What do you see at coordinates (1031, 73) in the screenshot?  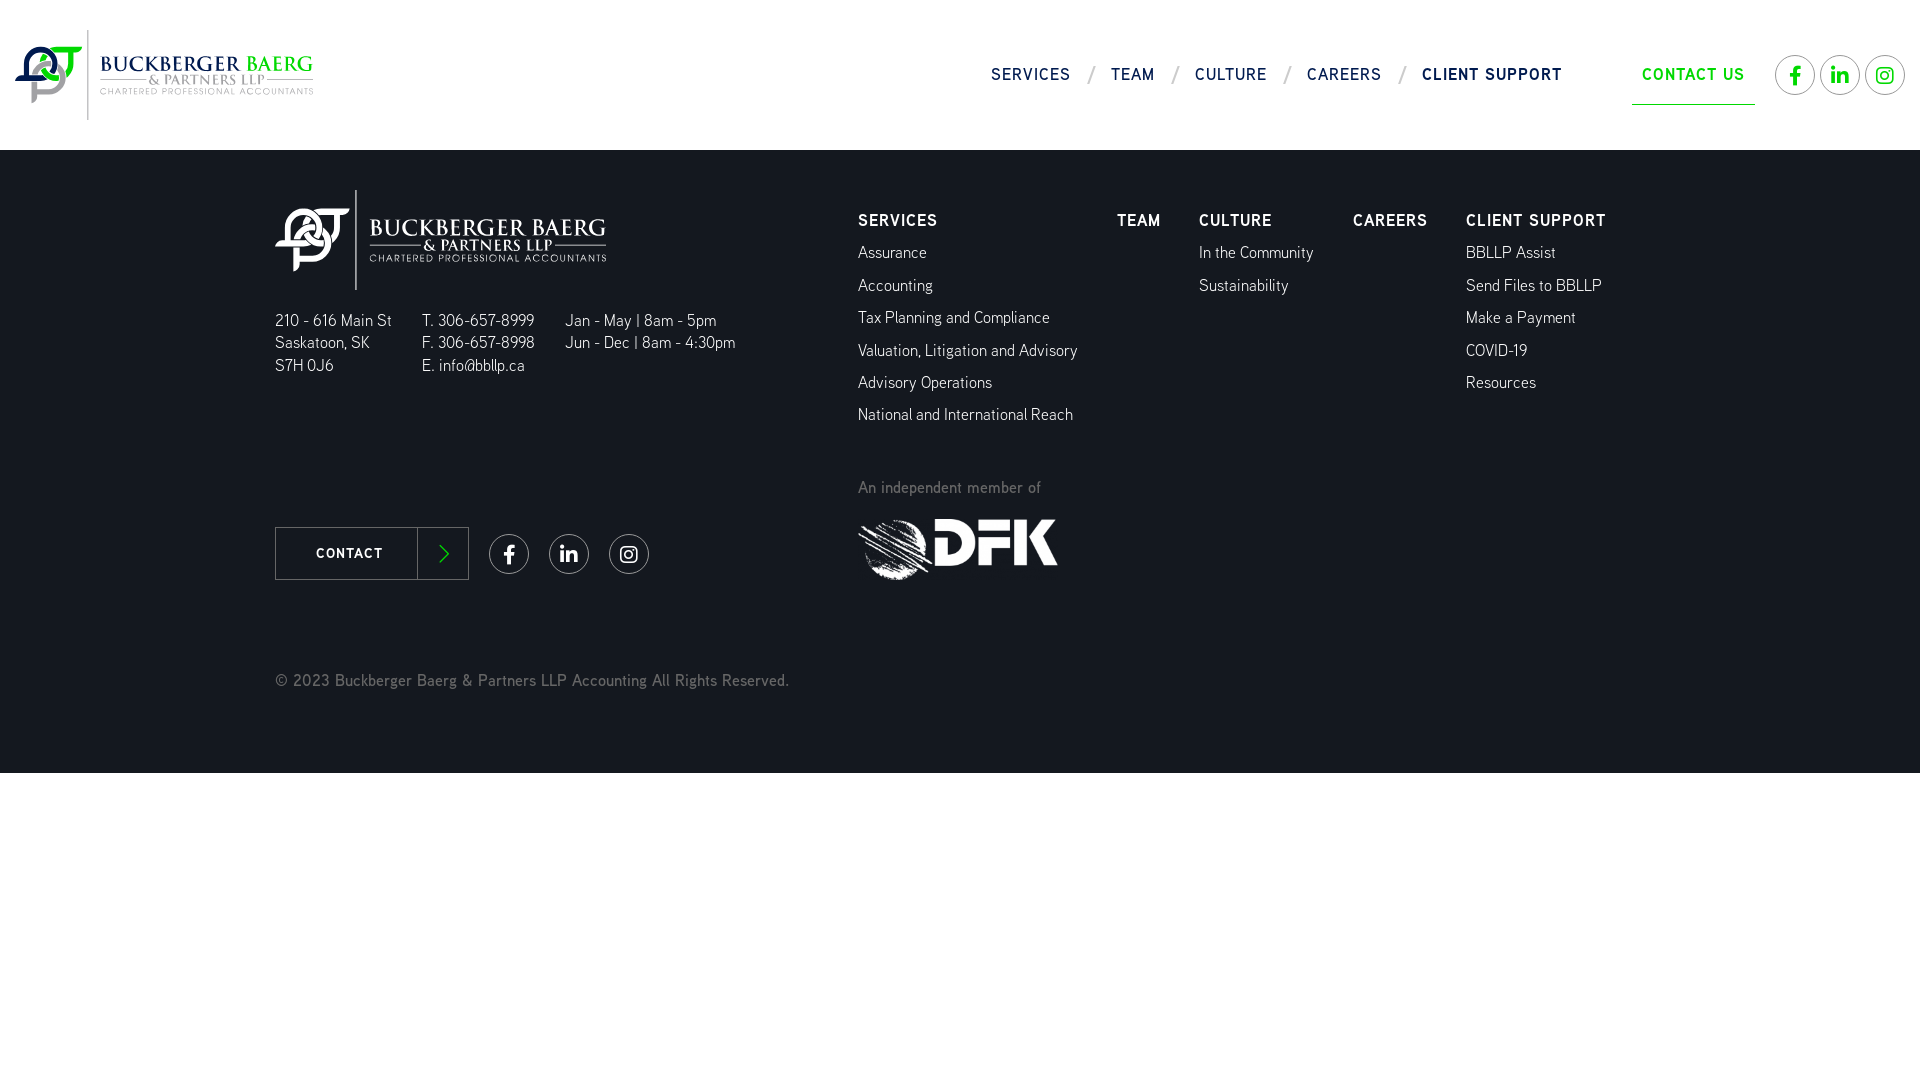 I see `'SERVICES'` at bounding box center [1031, 73].